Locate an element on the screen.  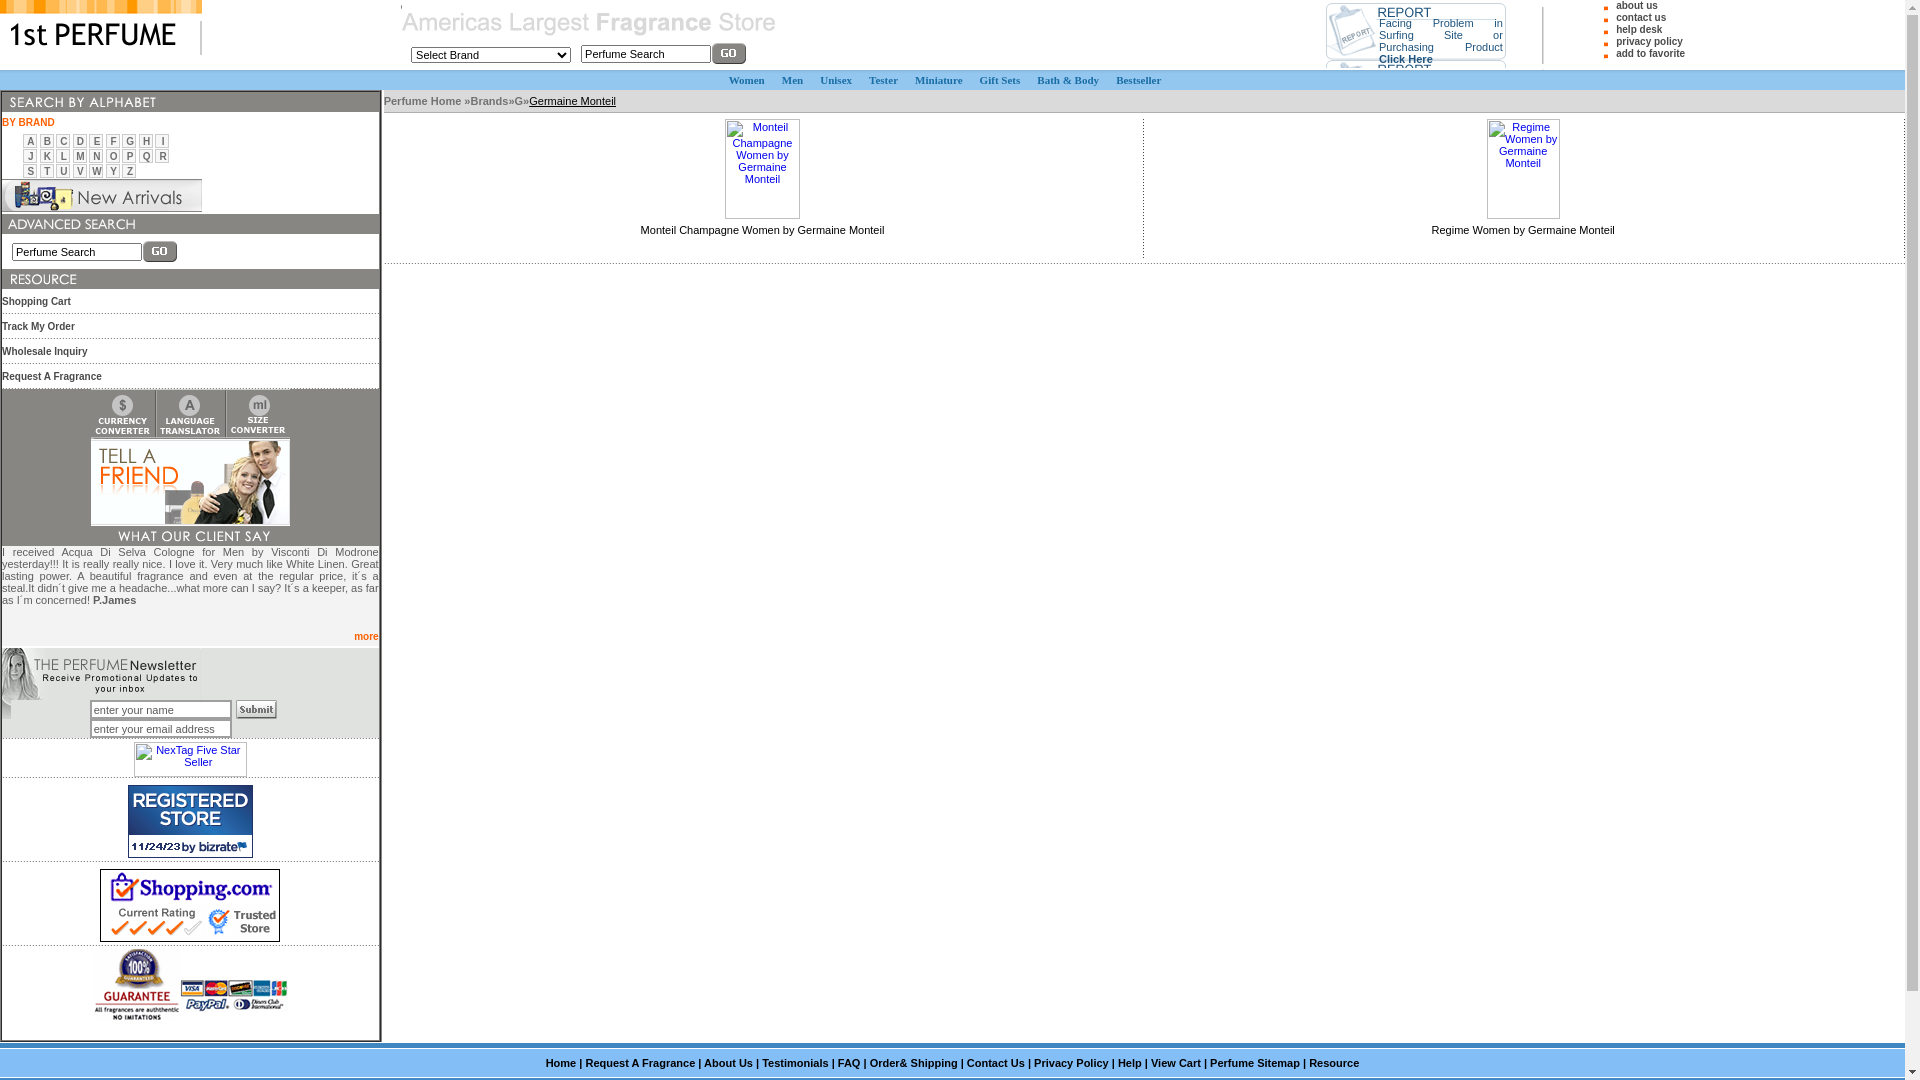
'E' is located at coordinates (93, 140).